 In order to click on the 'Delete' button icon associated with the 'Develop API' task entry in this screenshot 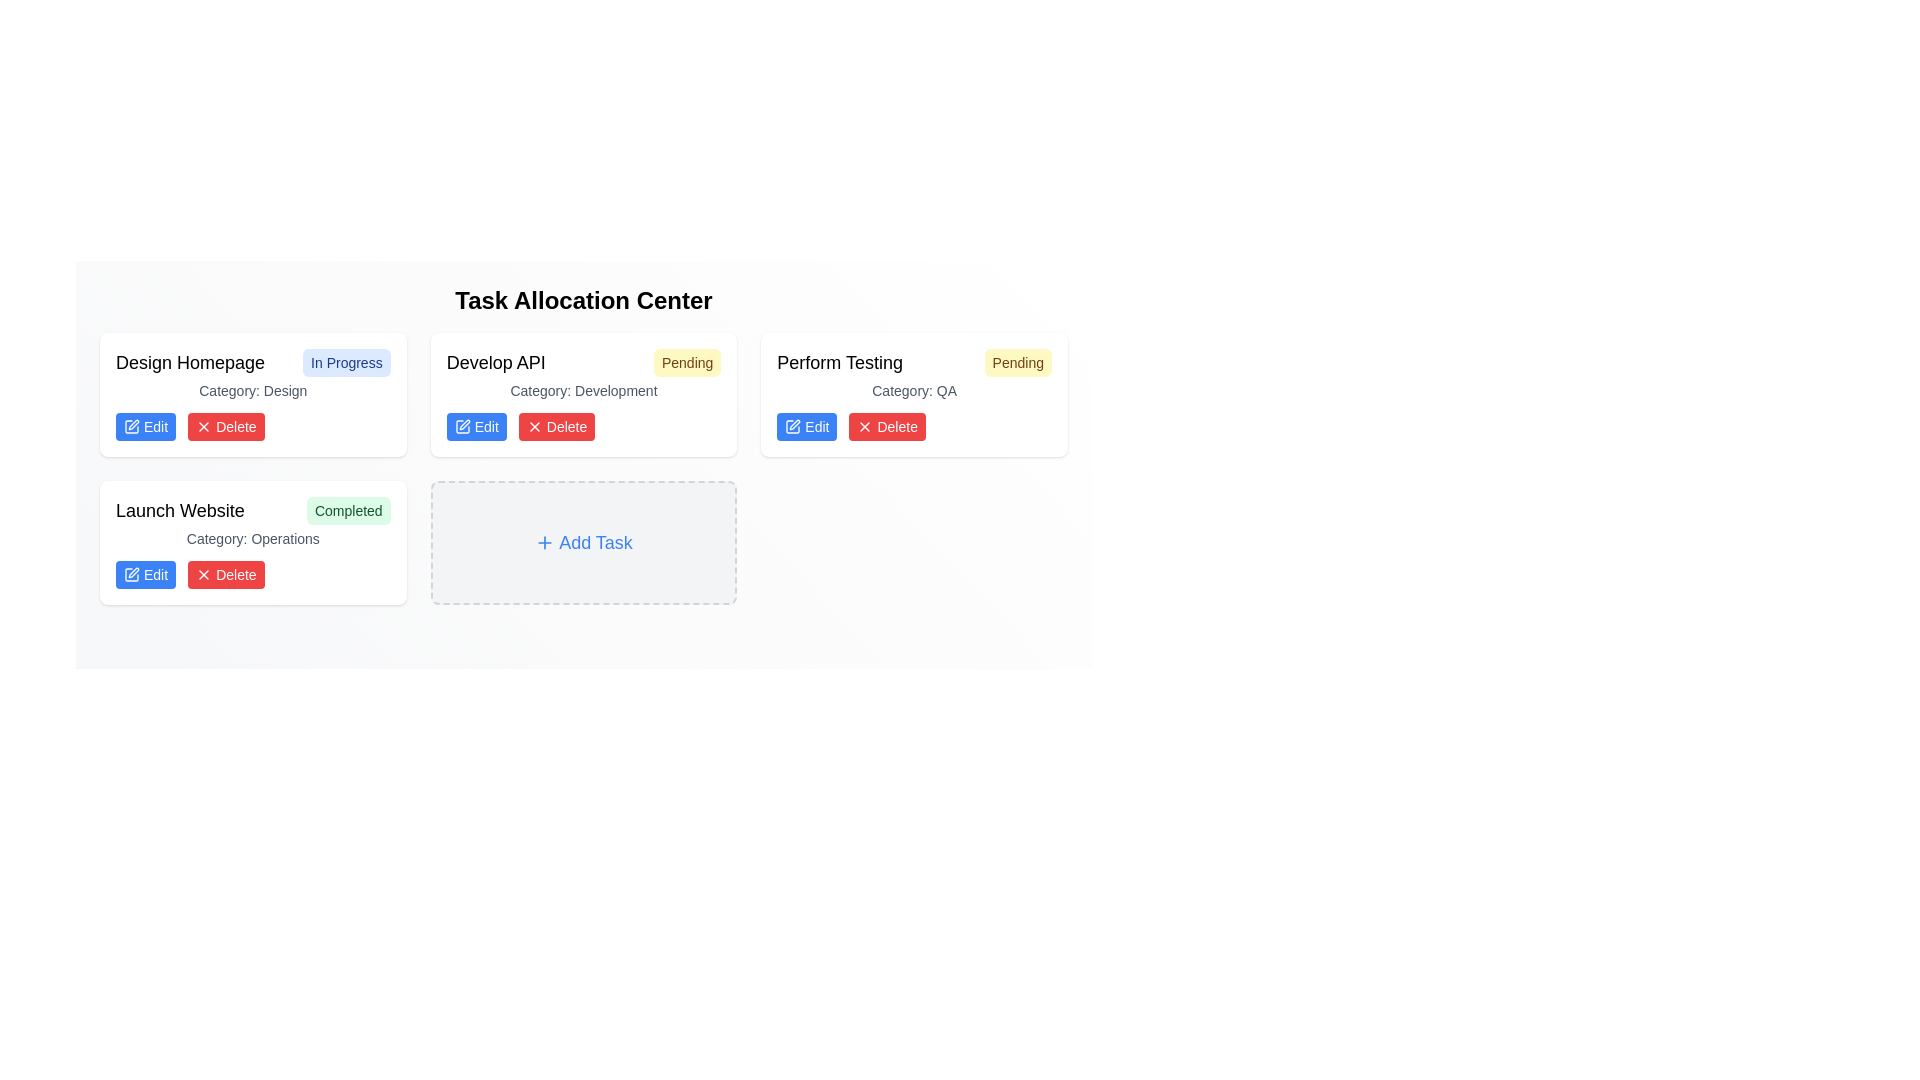, I will do `click(534, 426)`.